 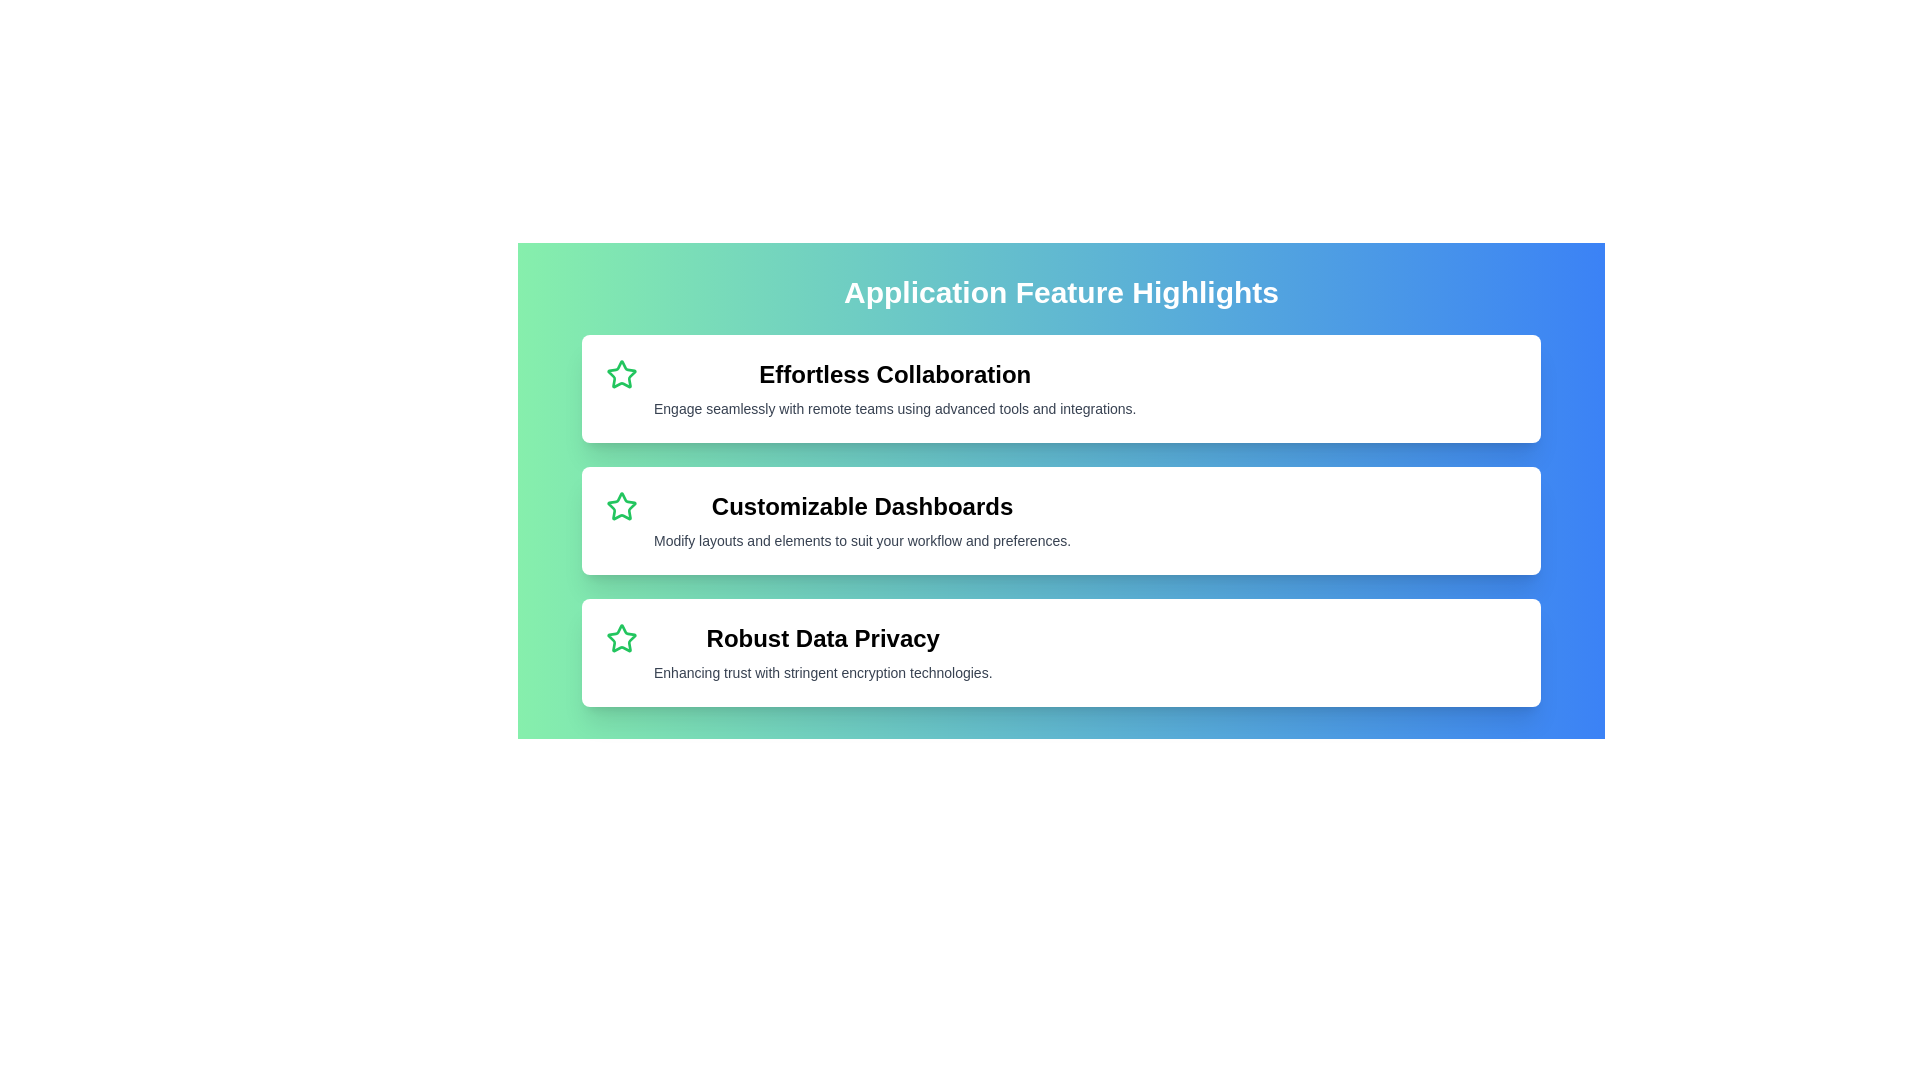 I want to click on text snippet that reads 'Enhancing trust with stringent encryption technologies.' which is styled in gray and located beneath the heading 'Robust Data Privacy', so click(x=823, y=672).